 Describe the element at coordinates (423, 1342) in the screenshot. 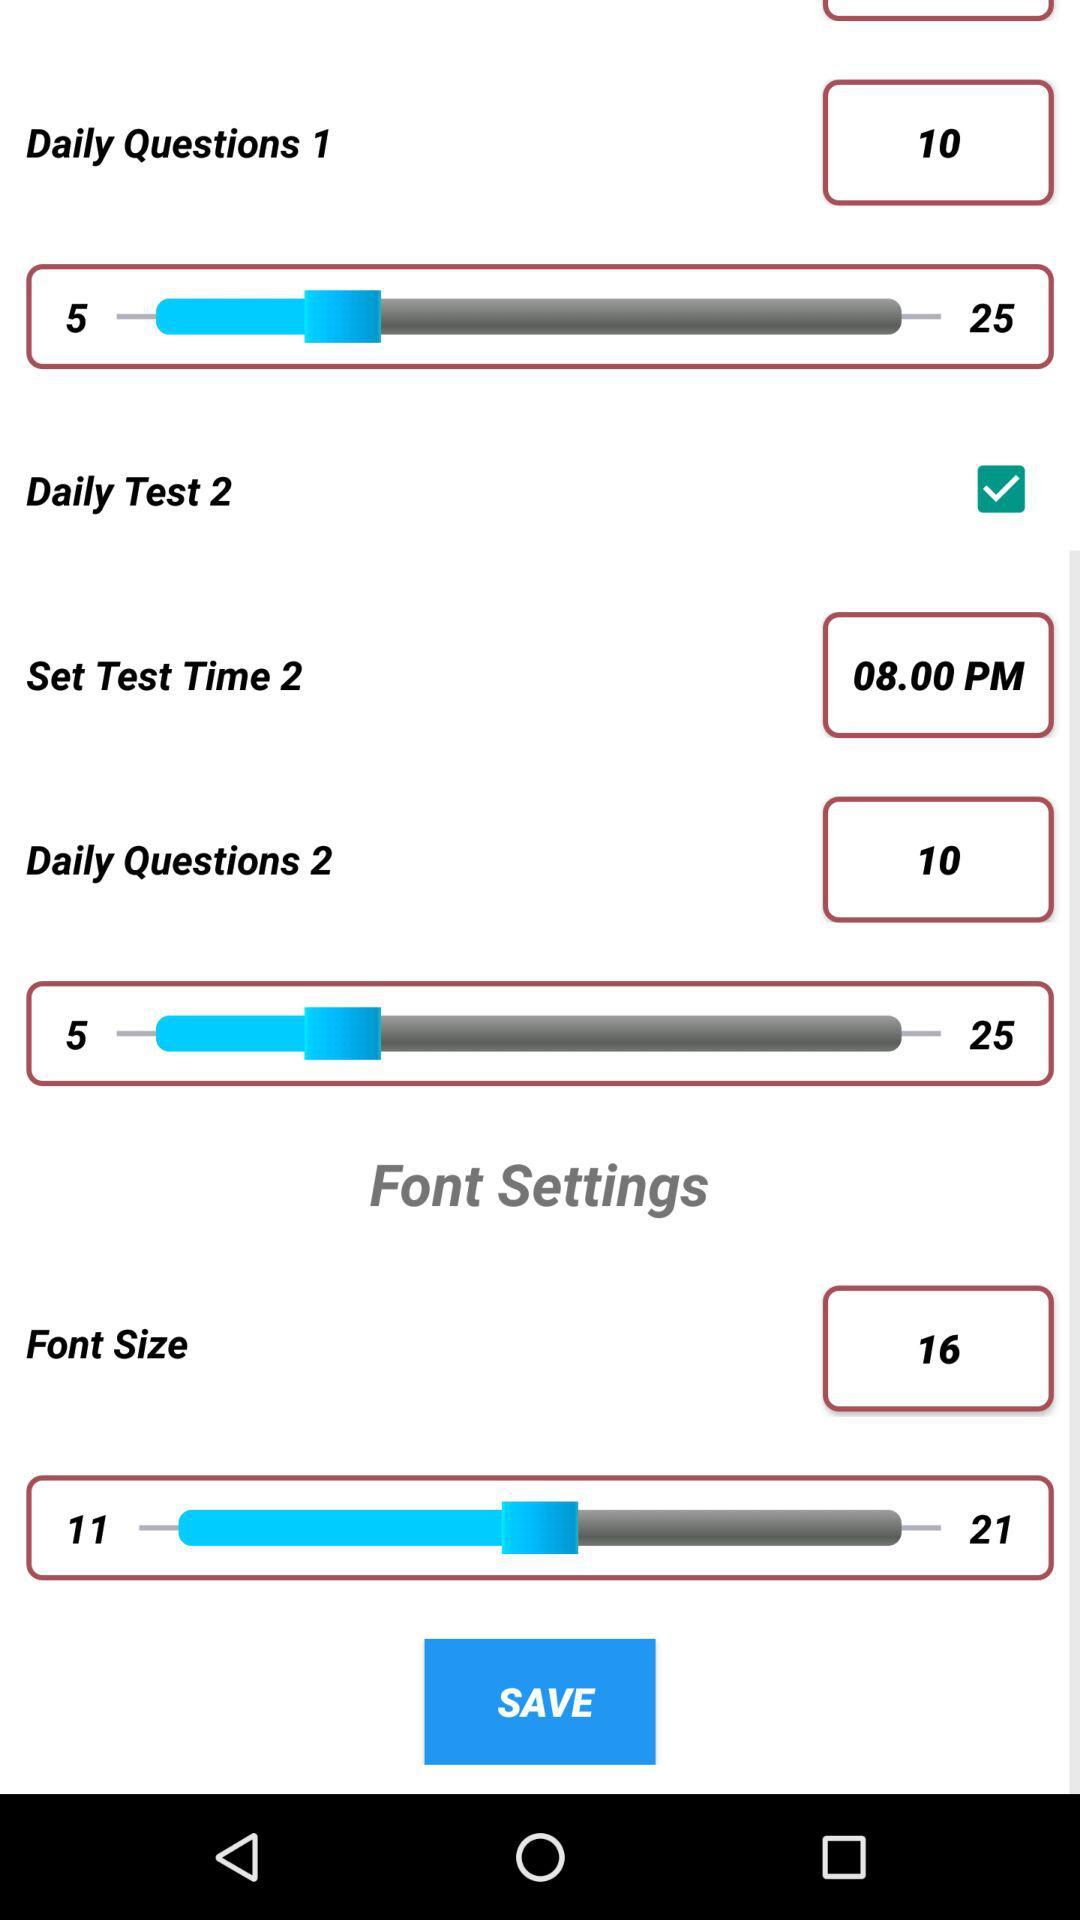

I see `app above the 11 app` at that location.